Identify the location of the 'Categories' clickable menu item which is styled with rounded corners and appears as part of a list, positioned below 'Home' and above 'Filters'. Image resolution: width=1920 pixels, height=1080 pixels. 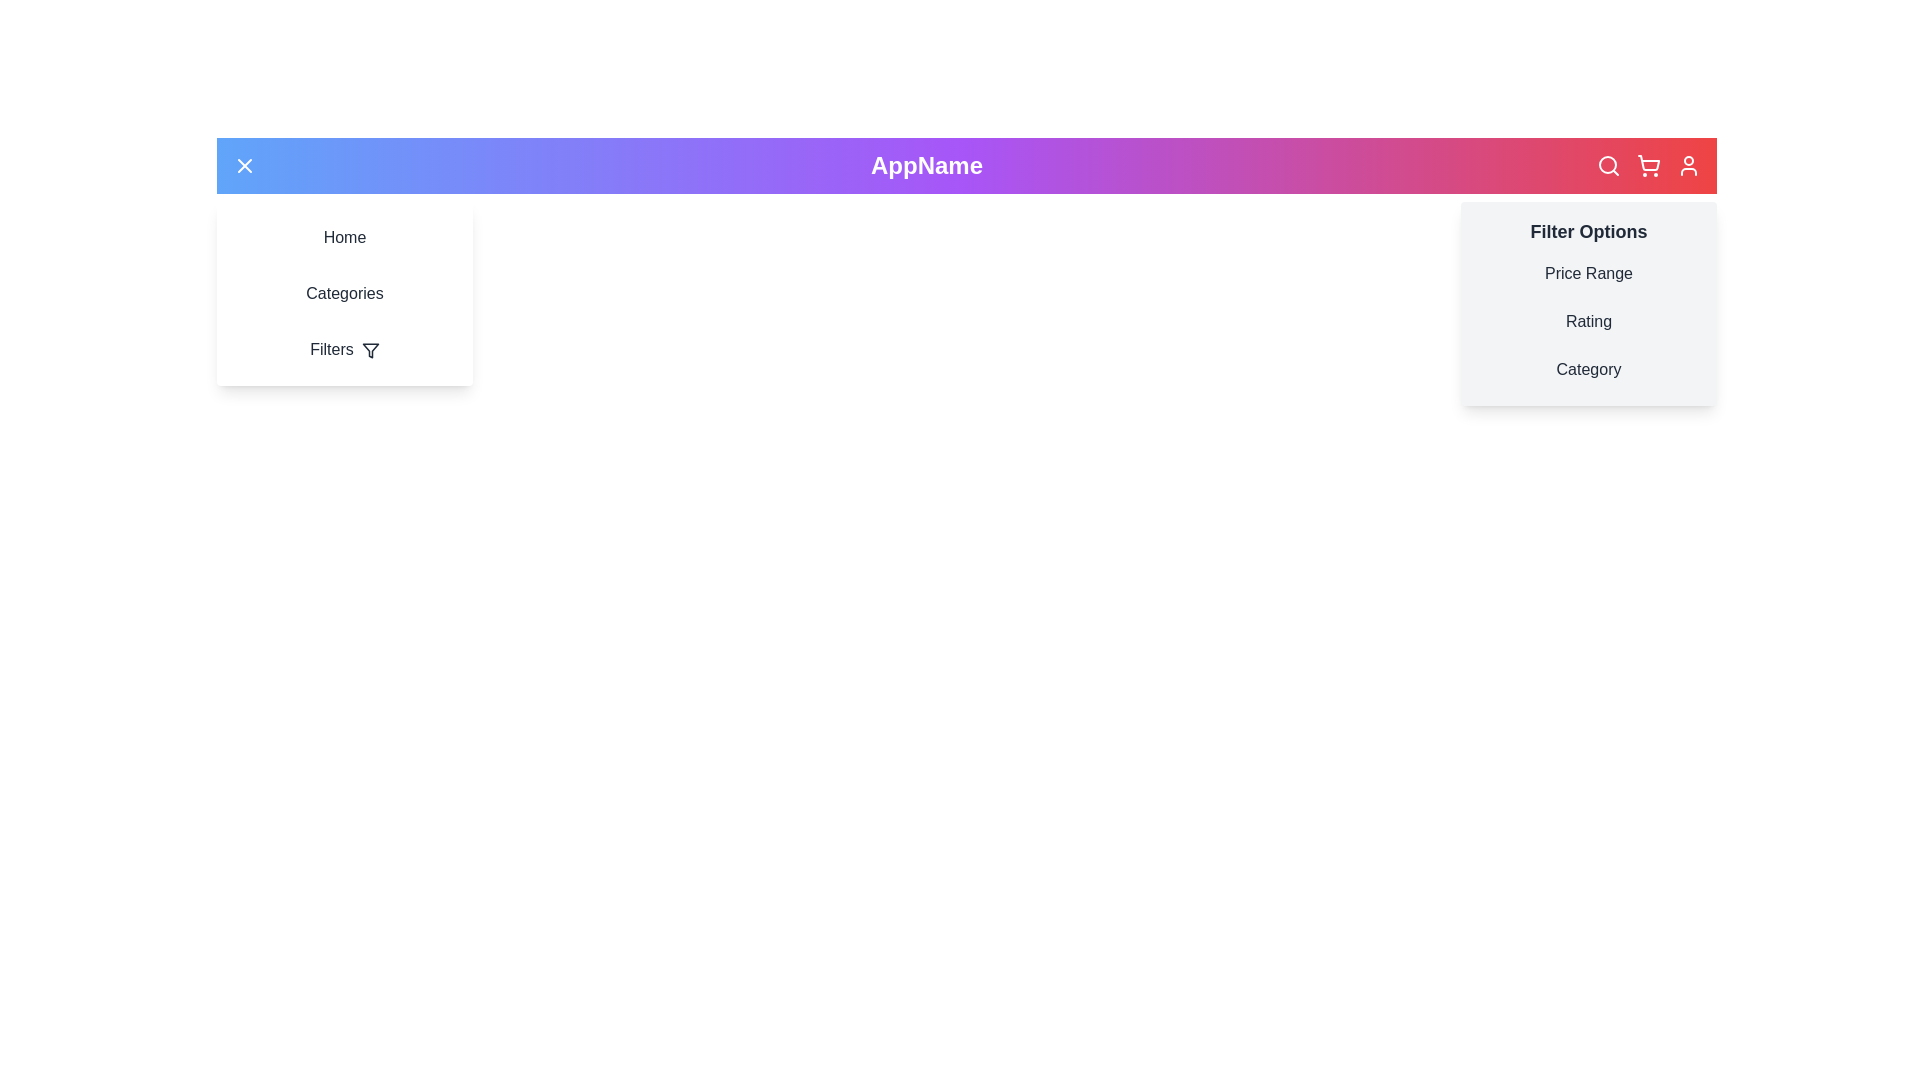
(345, 293).